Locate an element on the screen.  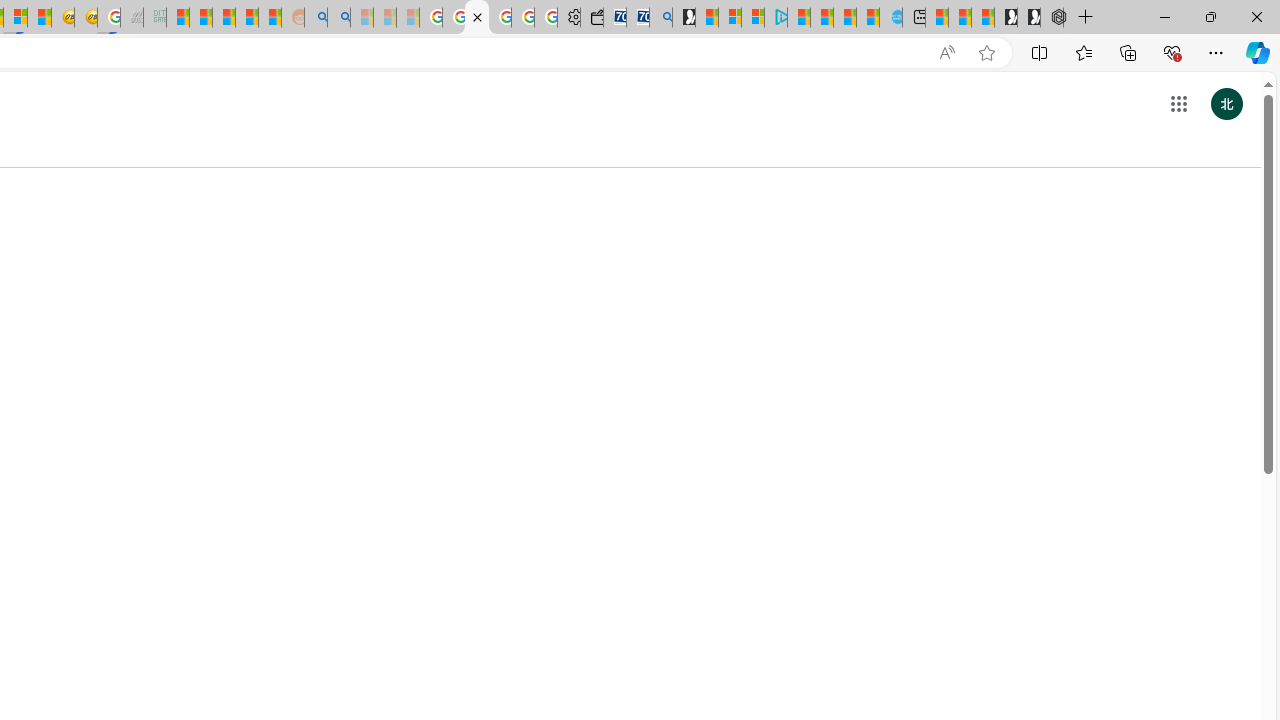
'Home | Sky Blue Bikes - Sky Blue Bikes' is located at coordinates (889, 17).